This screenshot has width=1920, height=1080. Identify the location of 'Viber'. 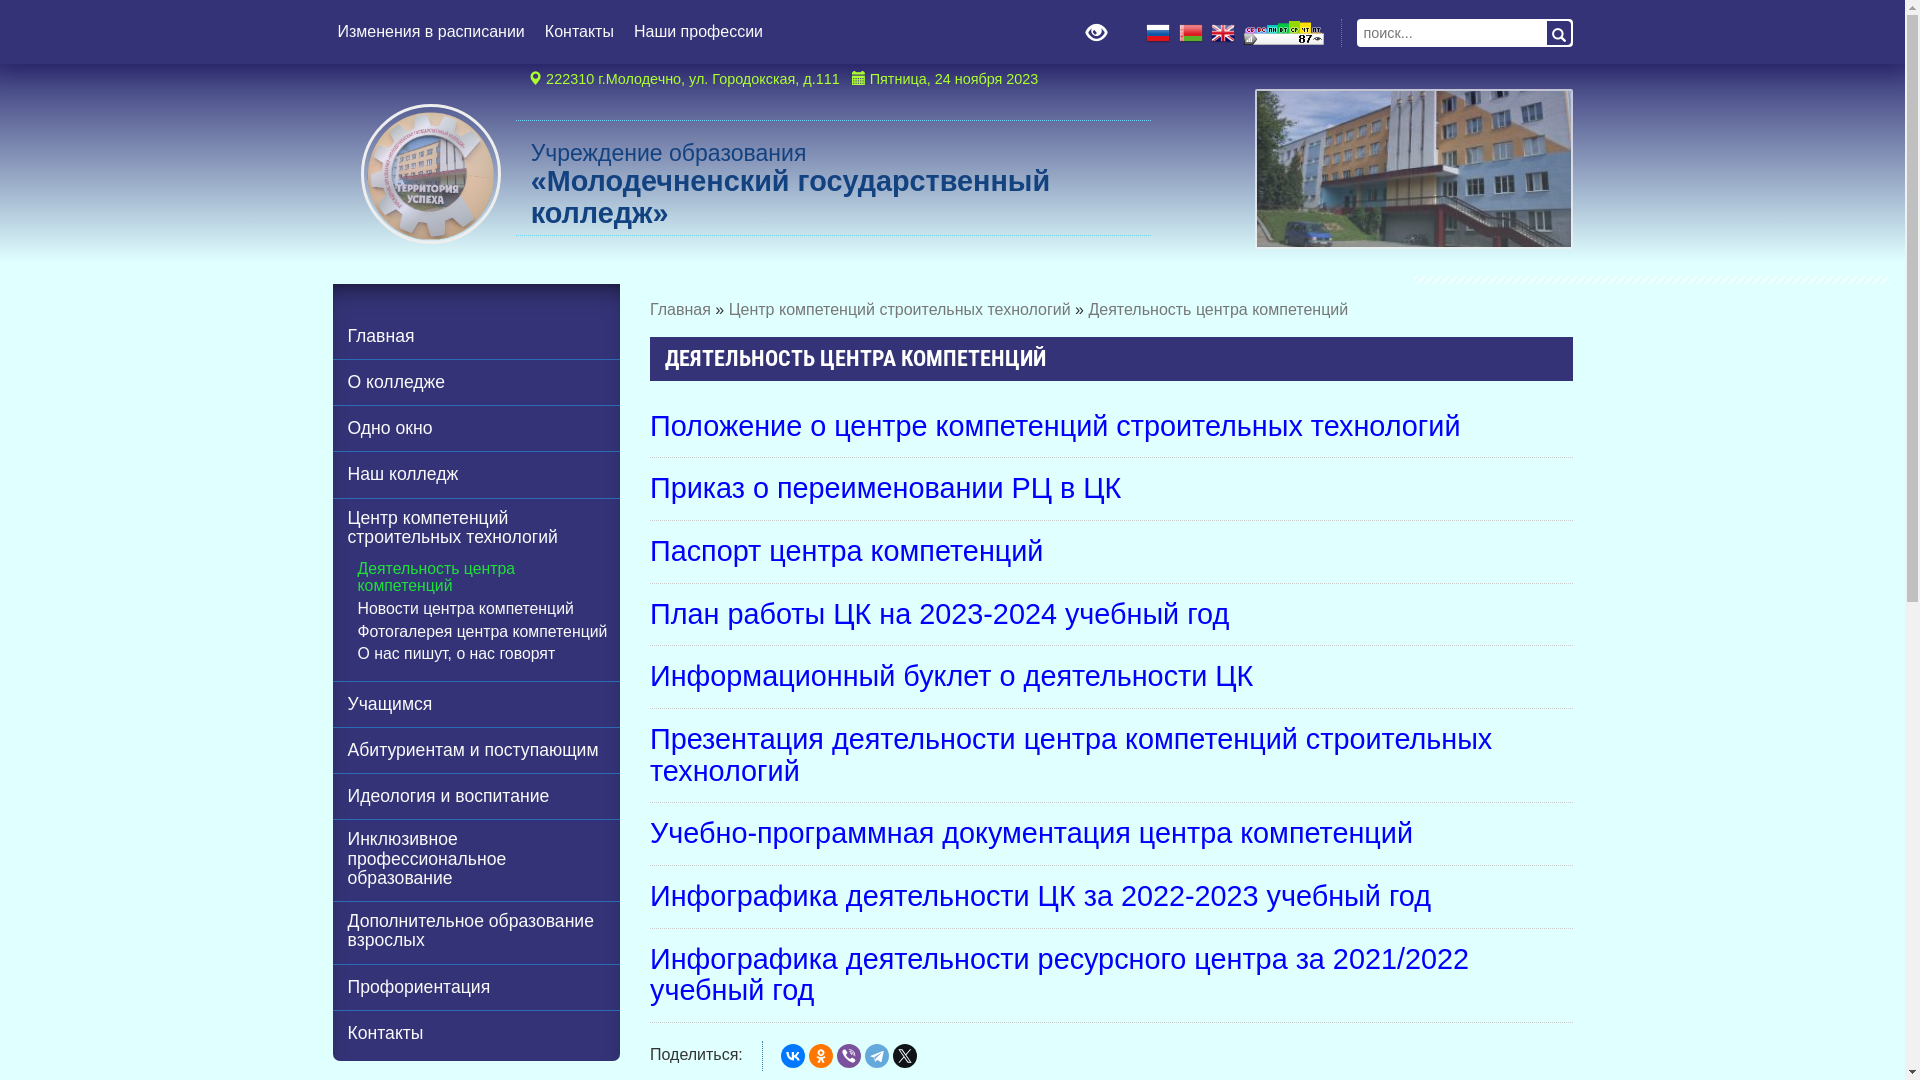
(849, 1055).